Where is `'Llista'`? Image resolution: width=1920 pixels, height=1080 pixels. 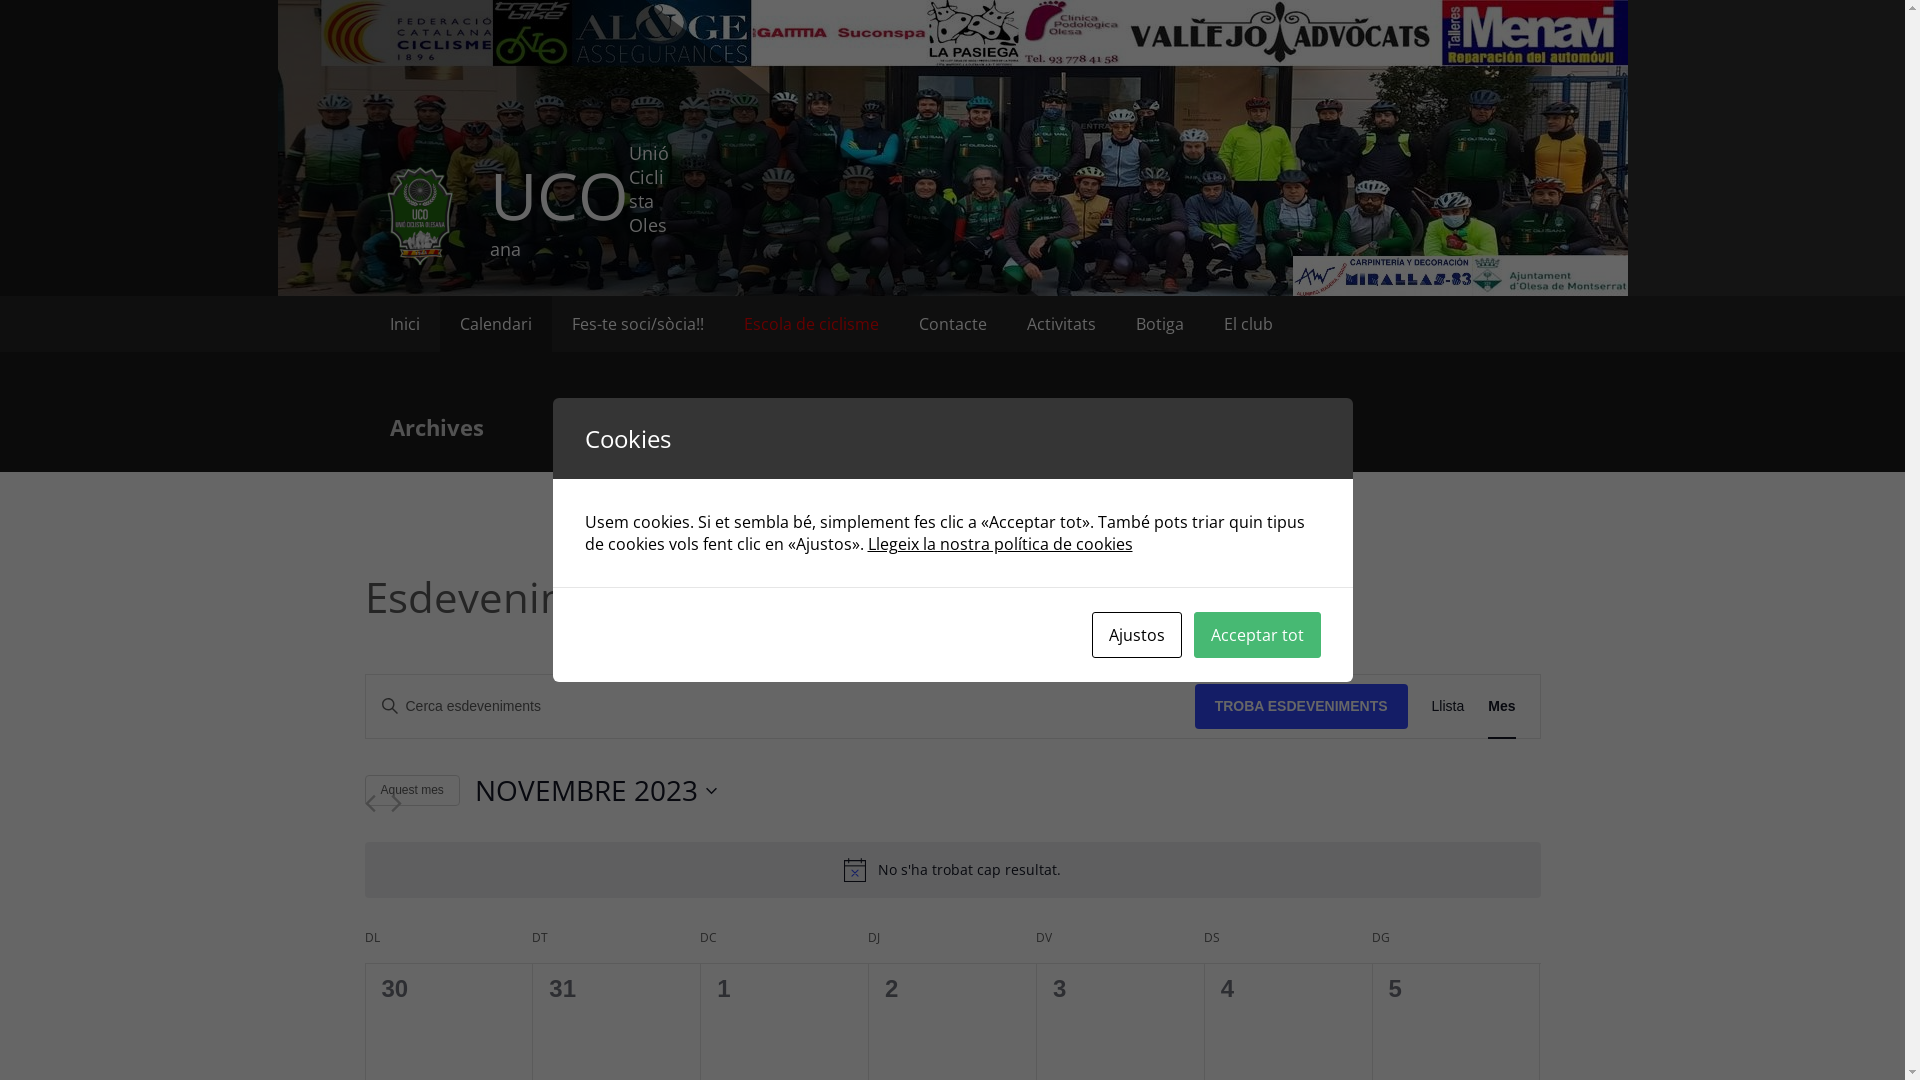 'Llista' is located at coordinates (1448, 705).